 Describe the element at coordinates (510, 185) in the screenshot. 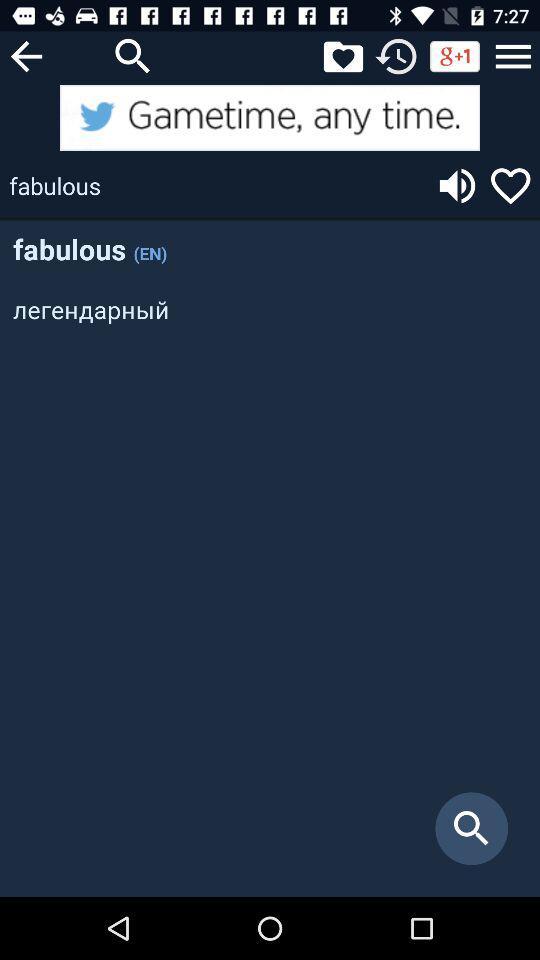

I see `mark as favorite` at that location.